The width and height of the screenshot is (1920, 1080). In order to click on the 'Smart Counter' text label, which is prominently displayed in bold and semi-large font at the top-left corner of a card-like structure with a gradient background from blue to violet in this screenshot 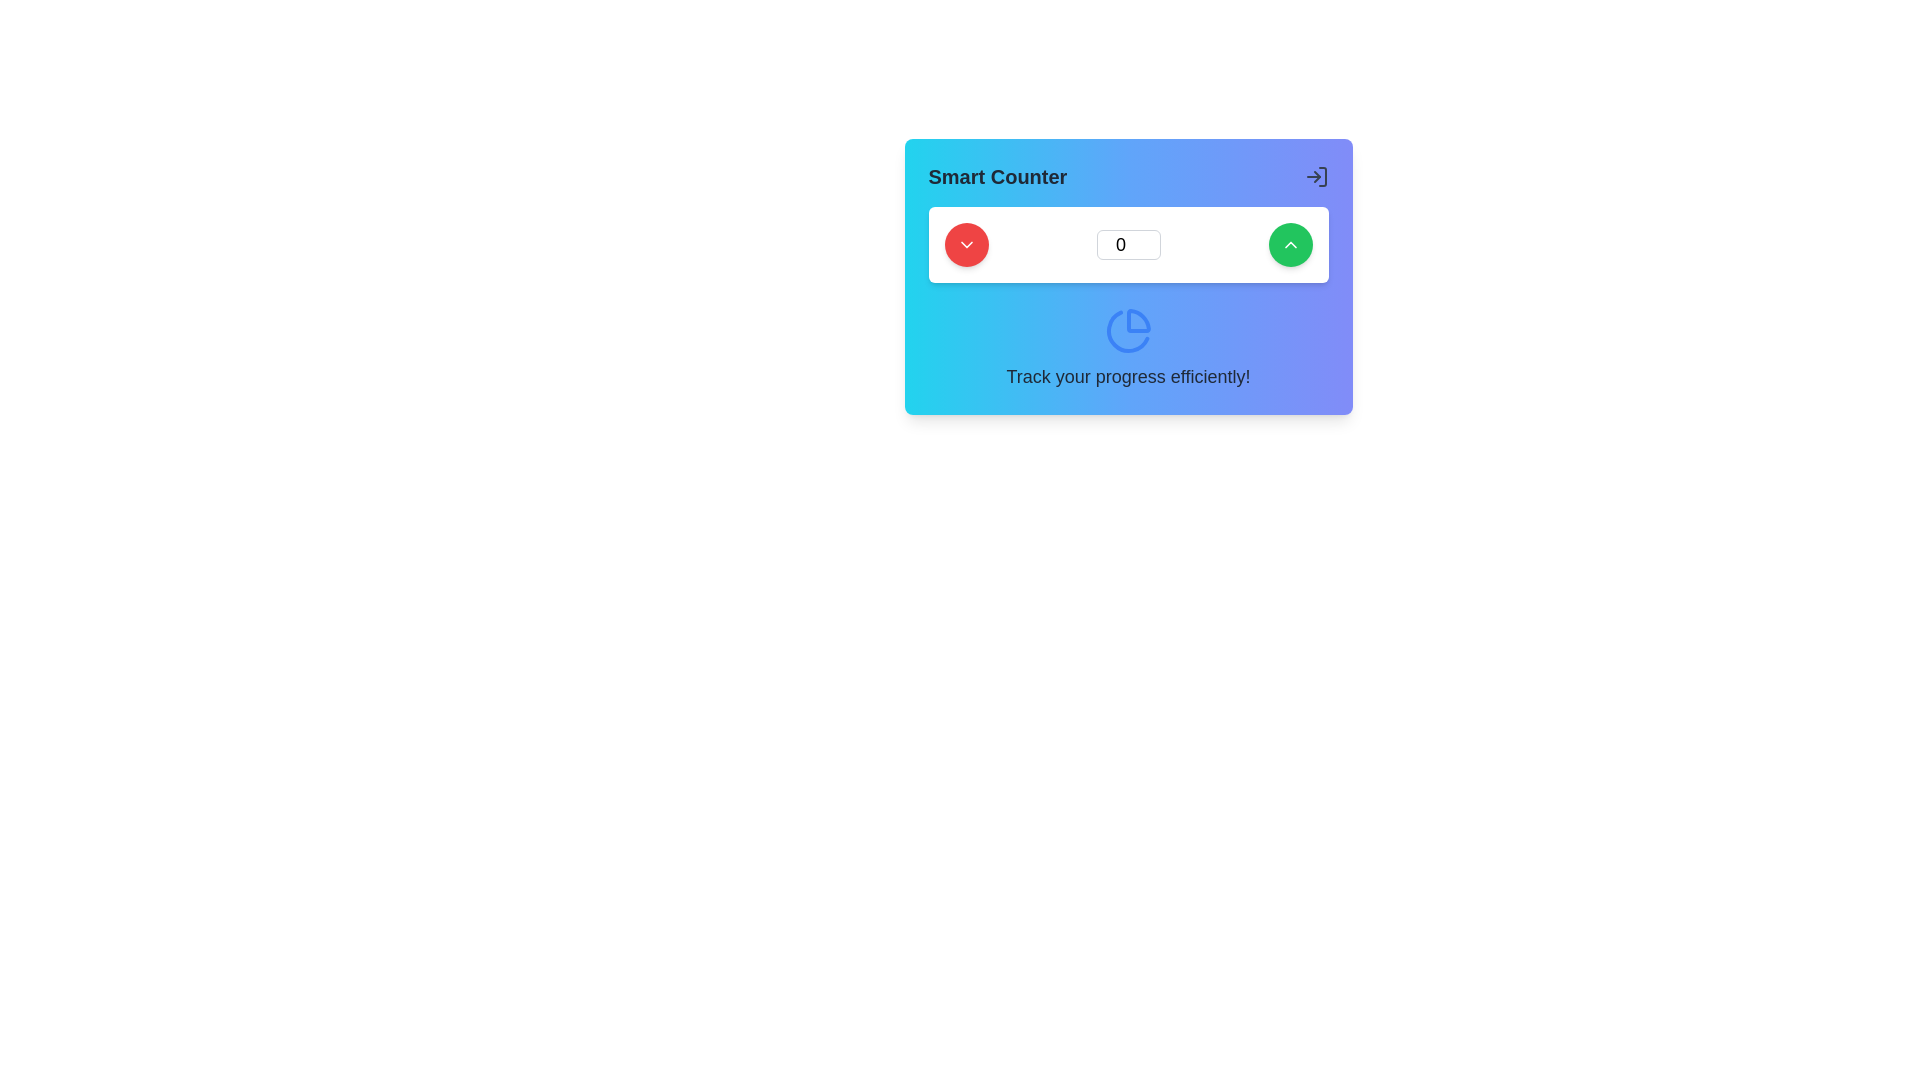, I will do `click(998, 176)`.